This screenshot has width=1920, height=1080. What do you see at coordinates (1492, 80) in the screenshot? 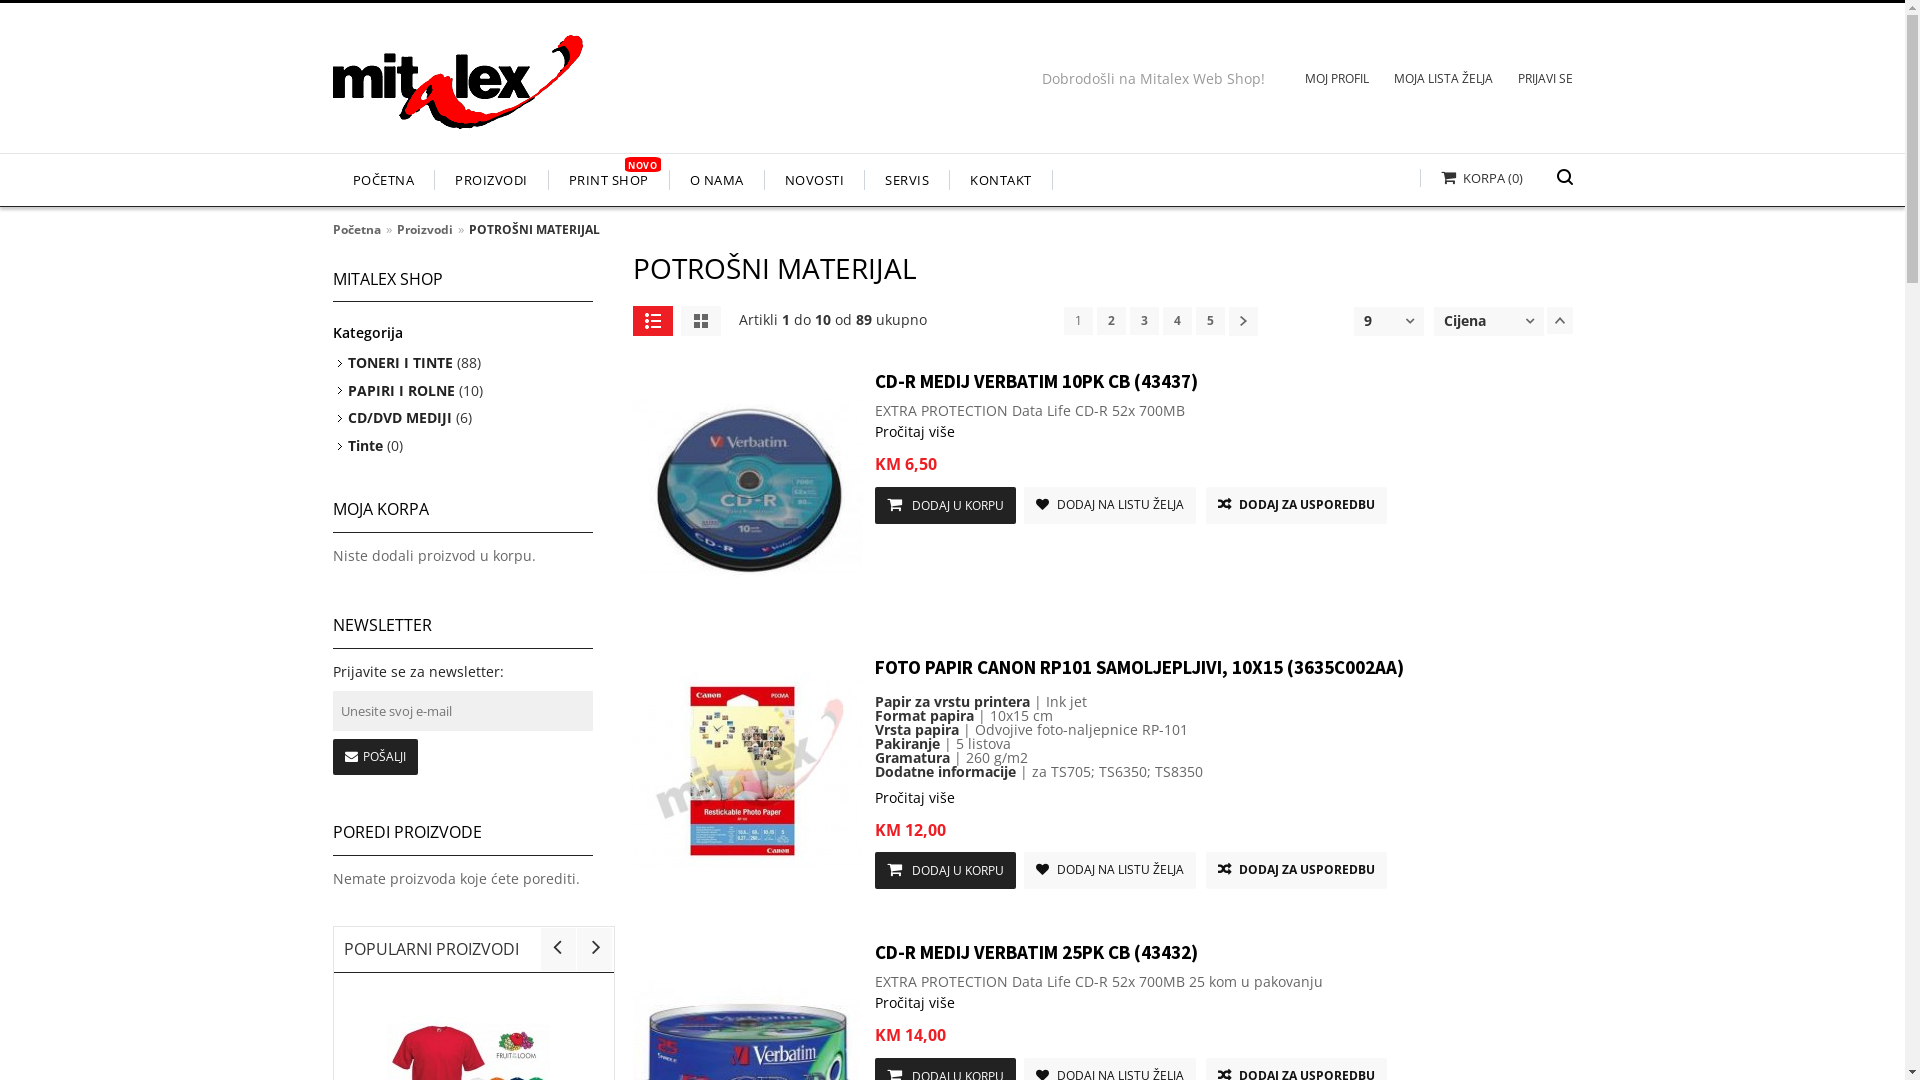
I see `'PRIJAVI SE'` at bounding box center [1492, 80].